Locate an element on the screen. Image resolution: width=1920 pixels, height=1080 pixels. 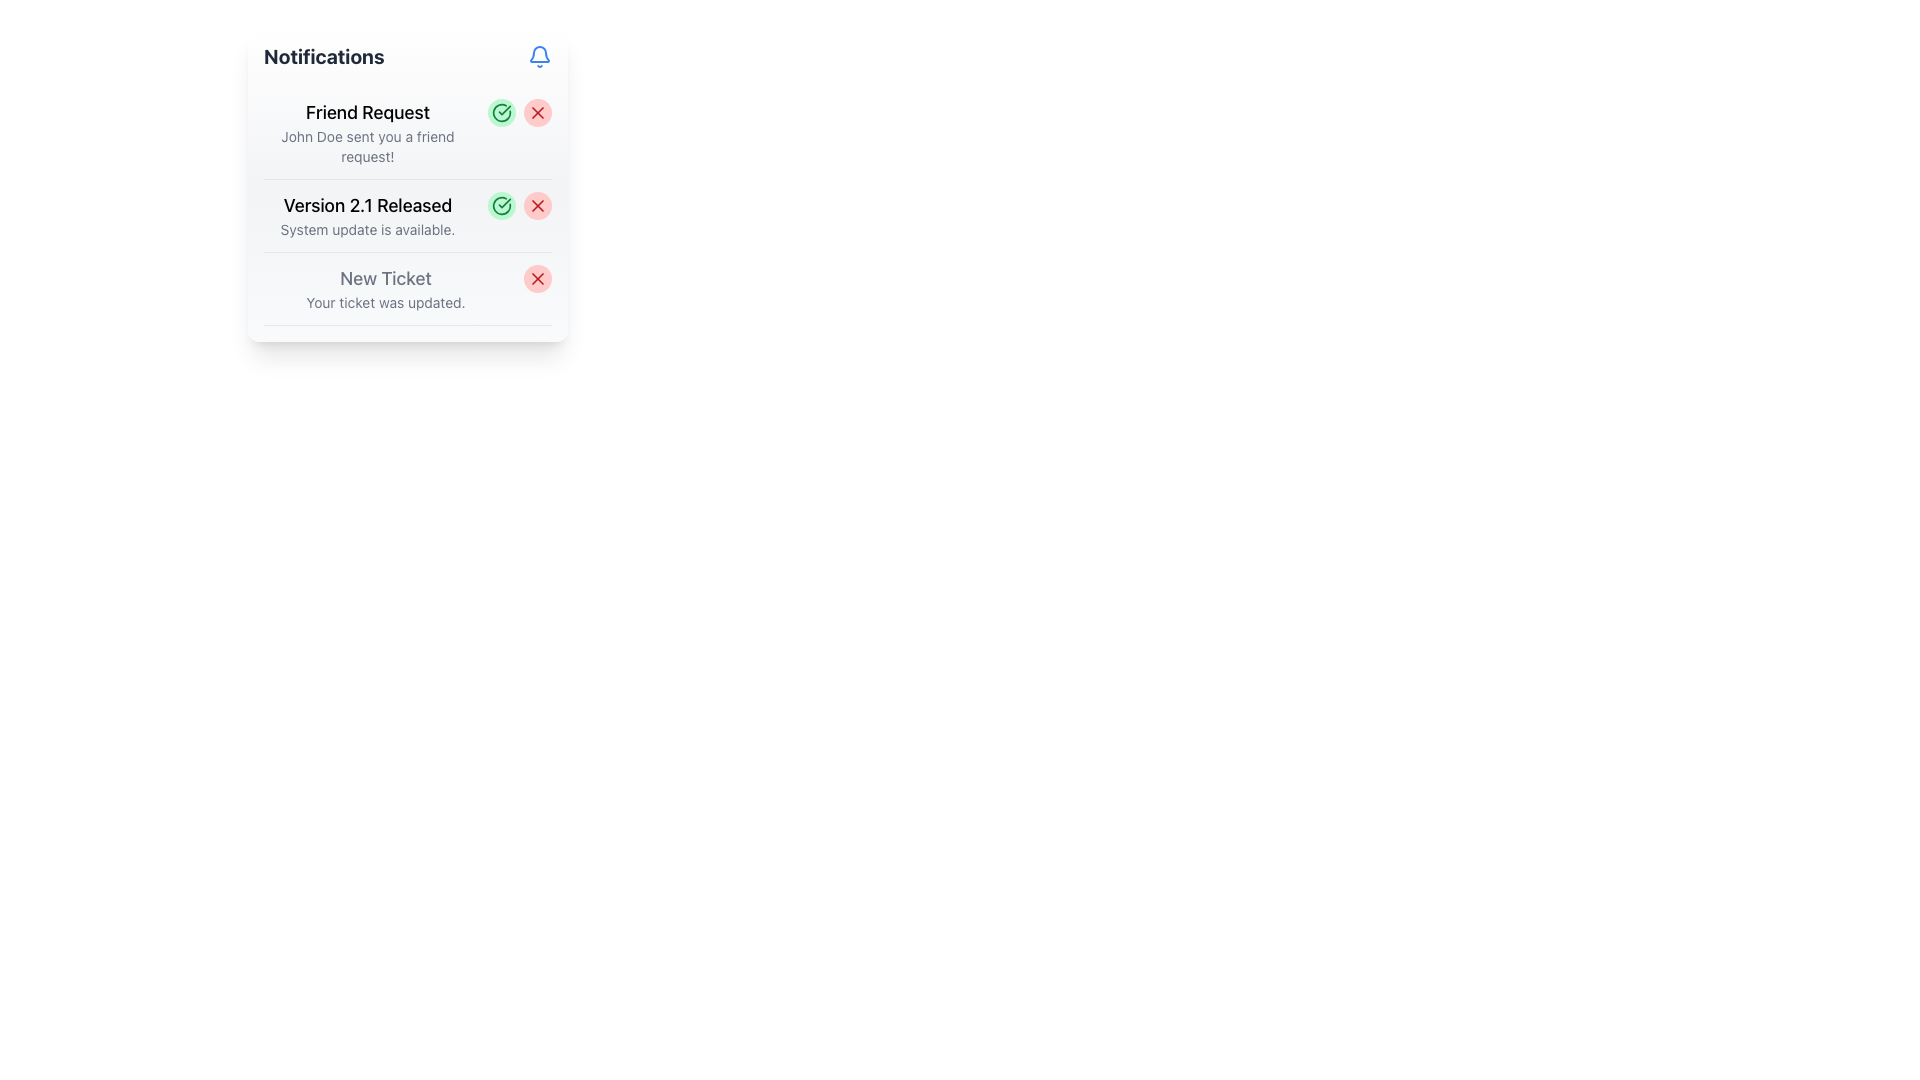
the dismiss button with an icon located to the right of the 'New Ticket' notification text in the third notification item is located at coordinates (537, 278).